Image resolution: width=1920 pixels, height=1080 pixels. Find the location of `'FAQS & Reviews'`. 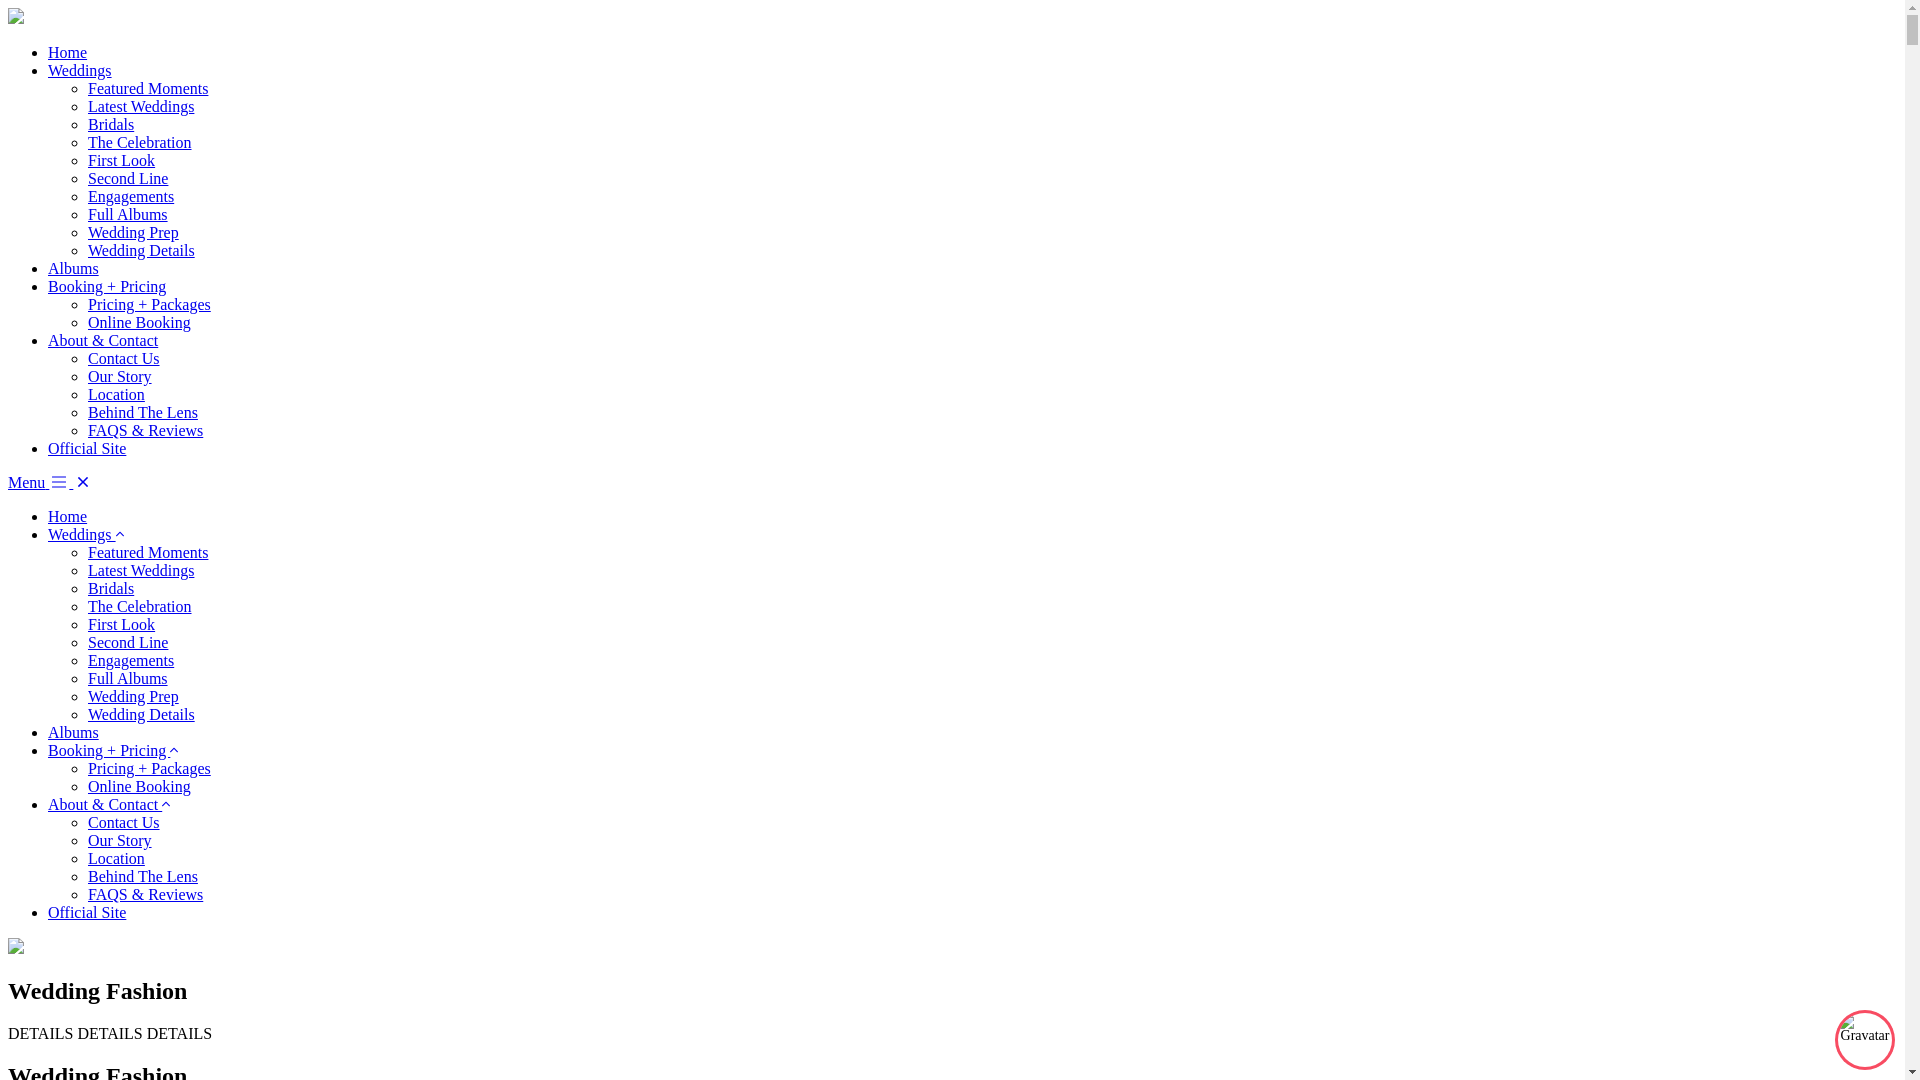

'FAQS & Reviews' is located at coordinates (144, 893).